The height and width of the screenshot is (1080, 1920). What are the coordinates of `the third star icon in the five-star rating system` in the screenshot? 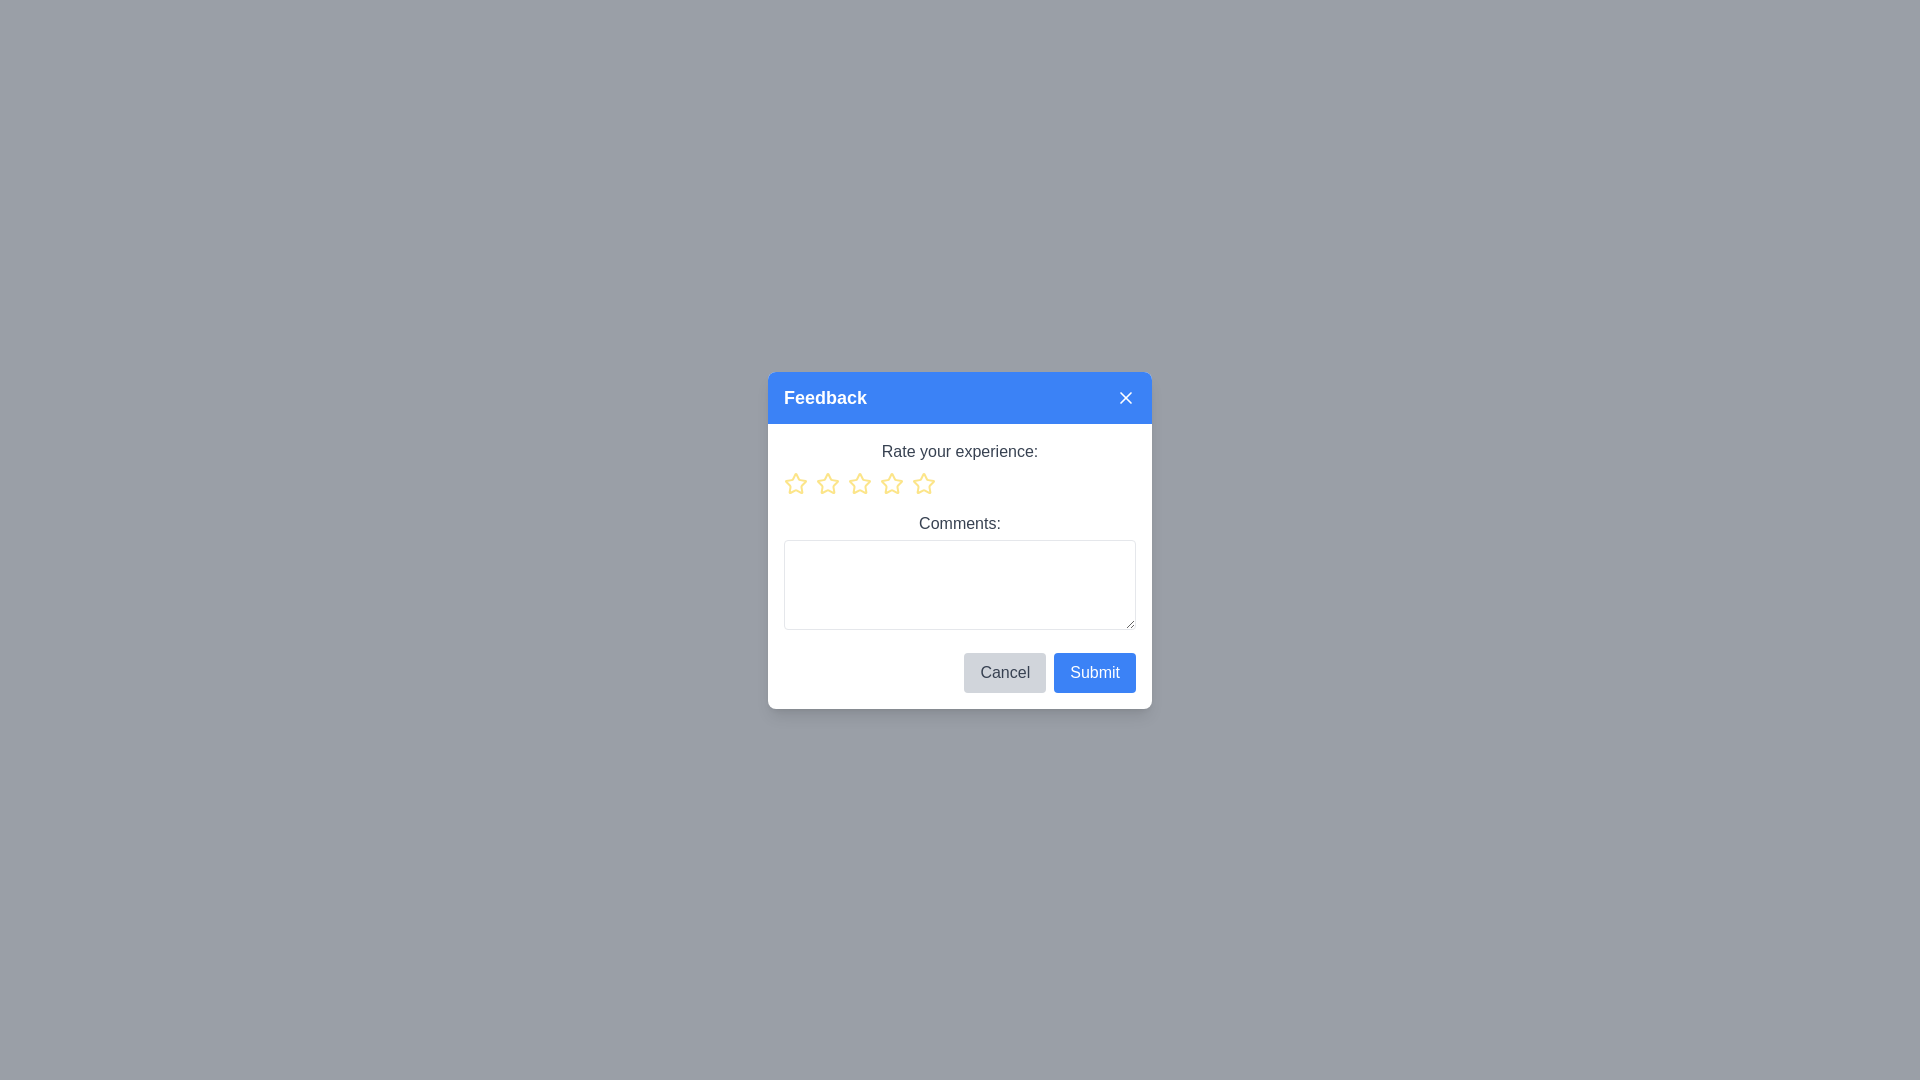 It's located at (891, 483).